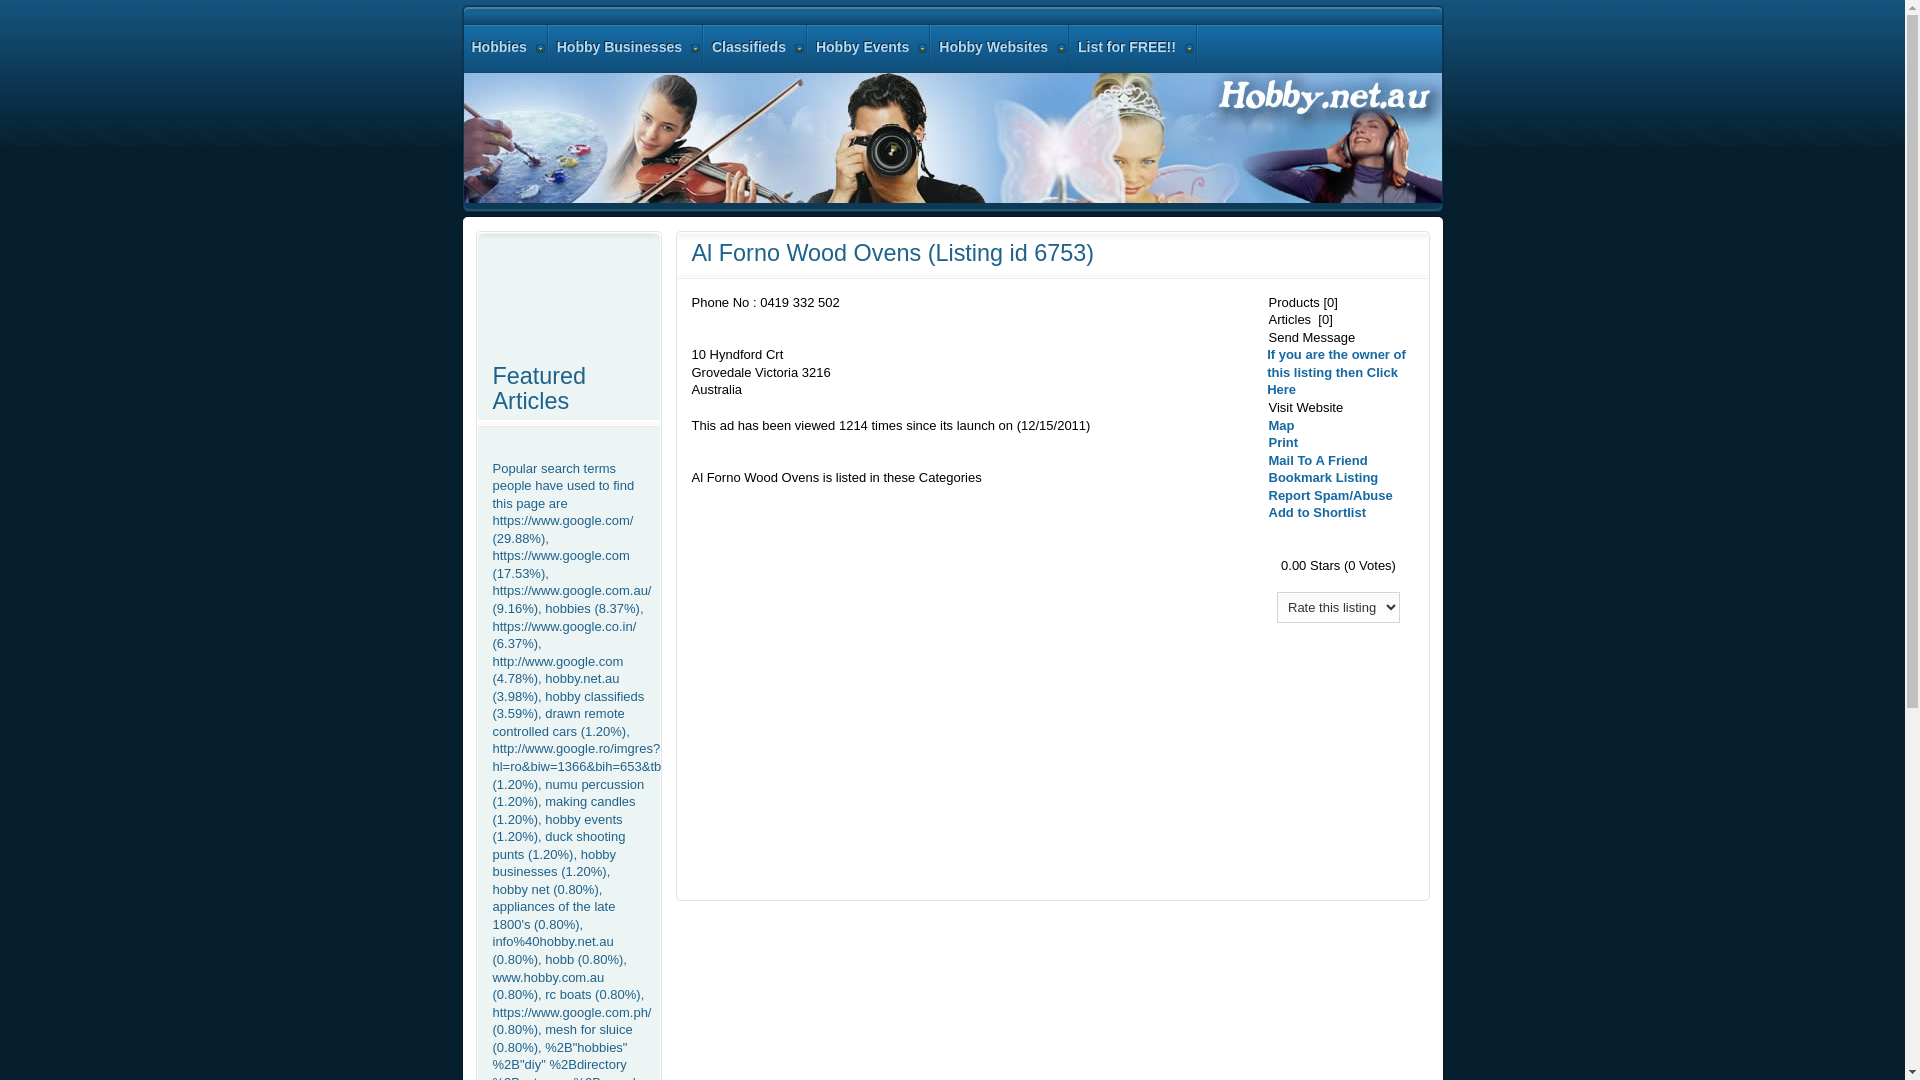 The height and width of the screenshot is (1080, 1920). I want to click on 'Hobby Events', so click(807, 47).